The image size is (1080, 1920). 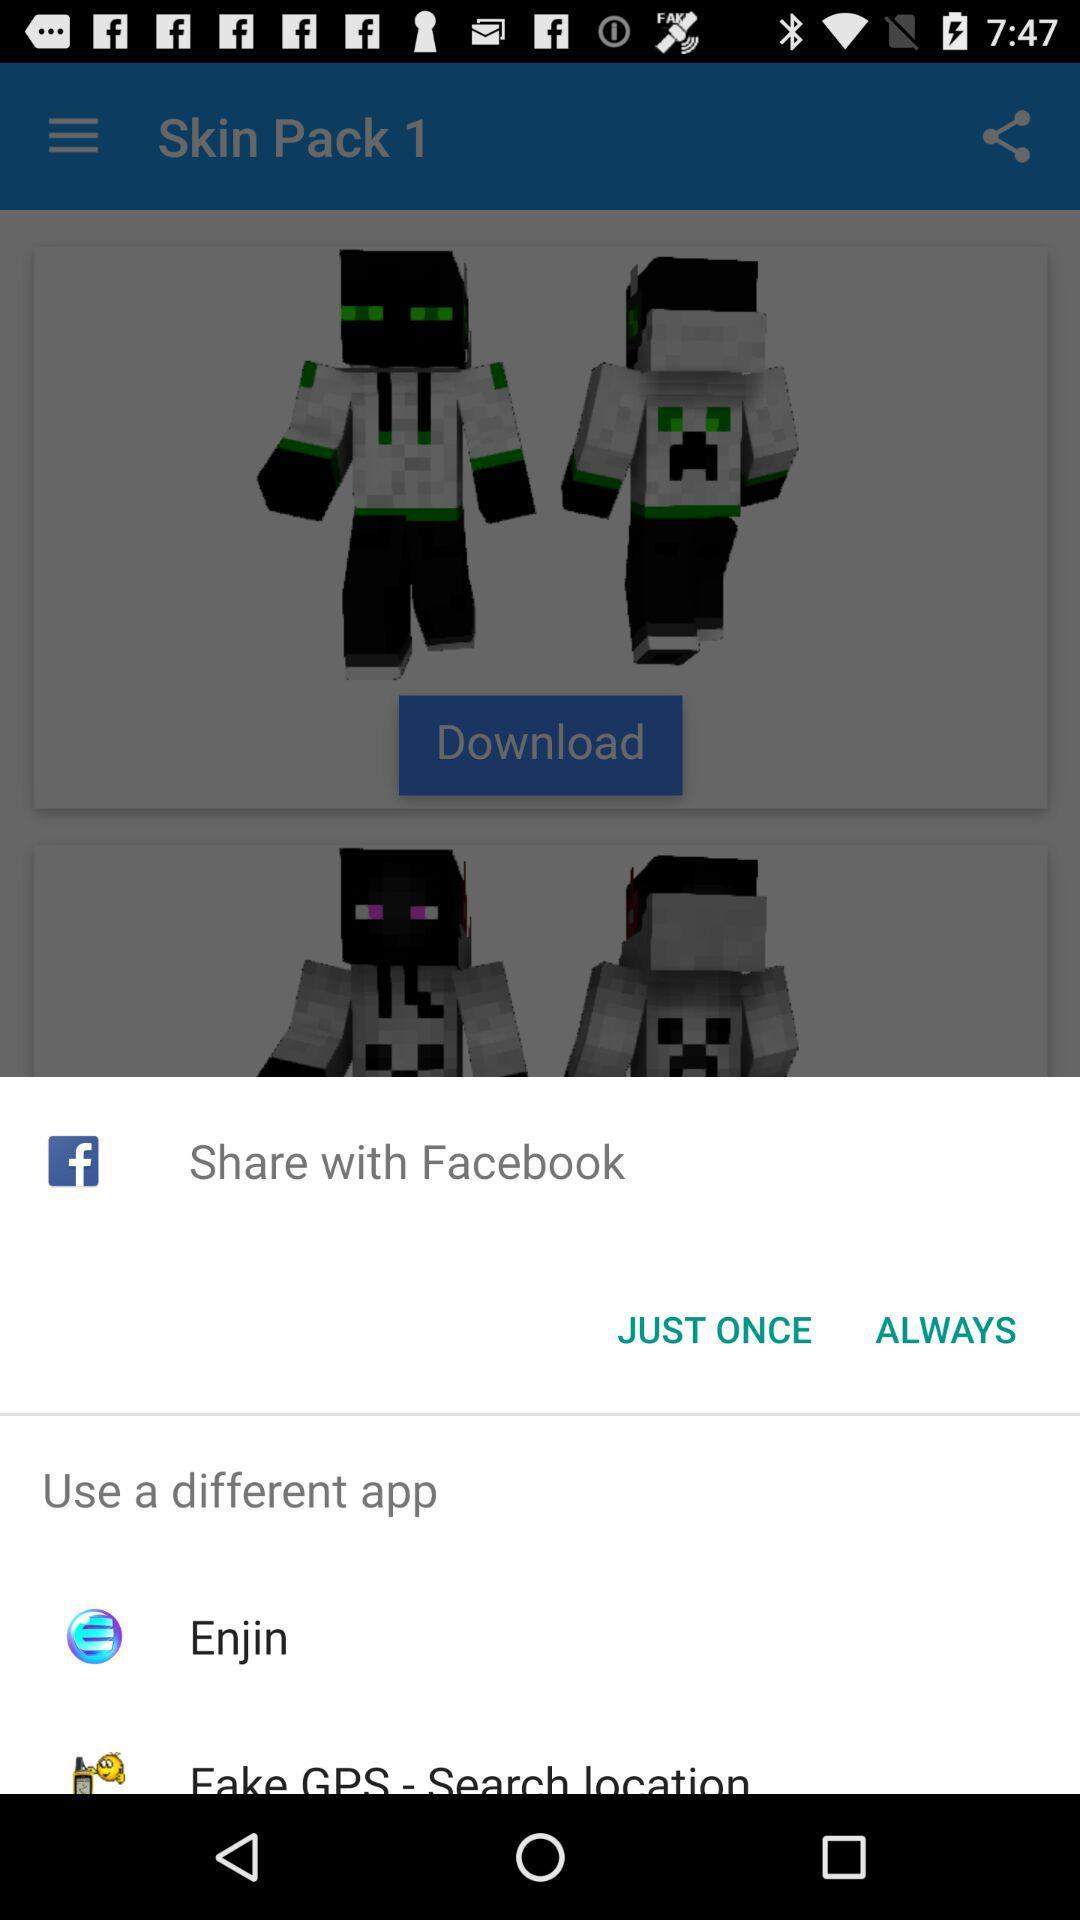 I want to click on icon next to the just once item, so click(x=945, y=1329).